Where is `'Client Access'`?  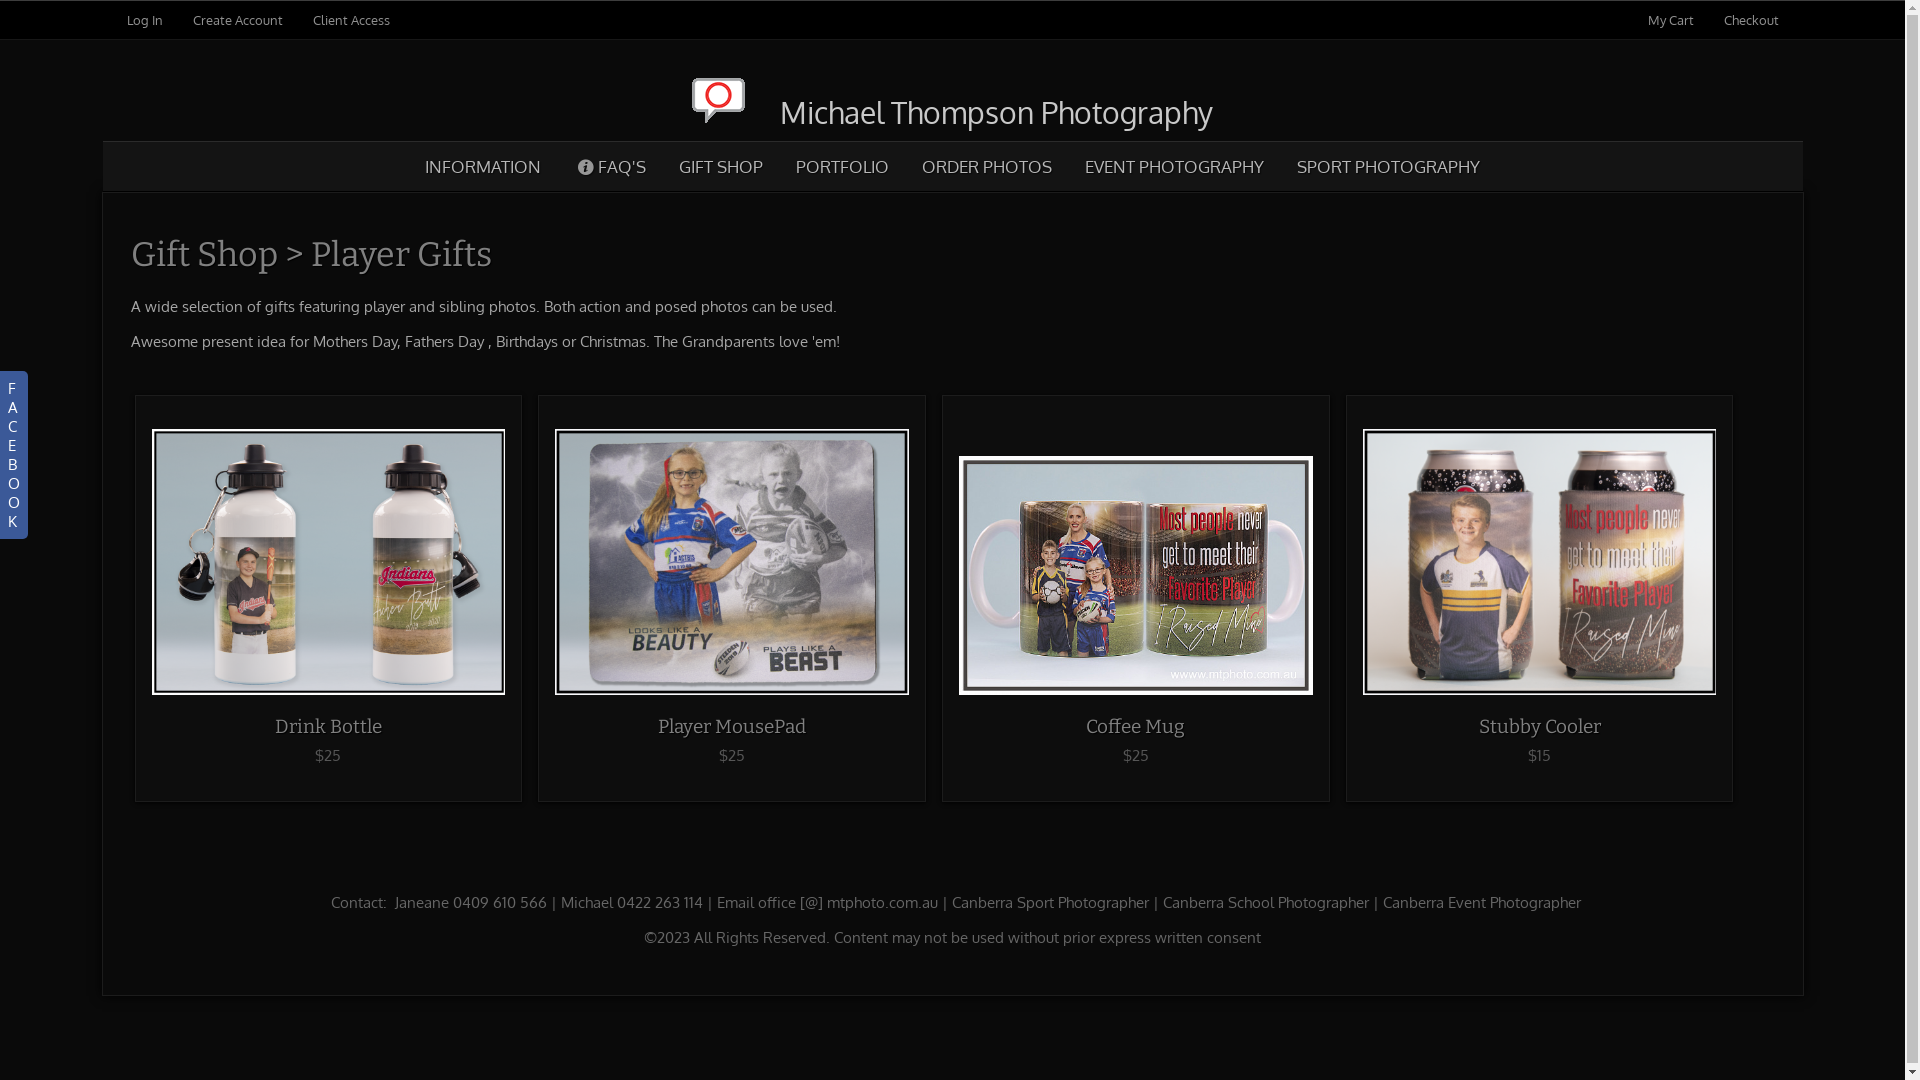 'Client Access' is located at coordinates (350, 19).